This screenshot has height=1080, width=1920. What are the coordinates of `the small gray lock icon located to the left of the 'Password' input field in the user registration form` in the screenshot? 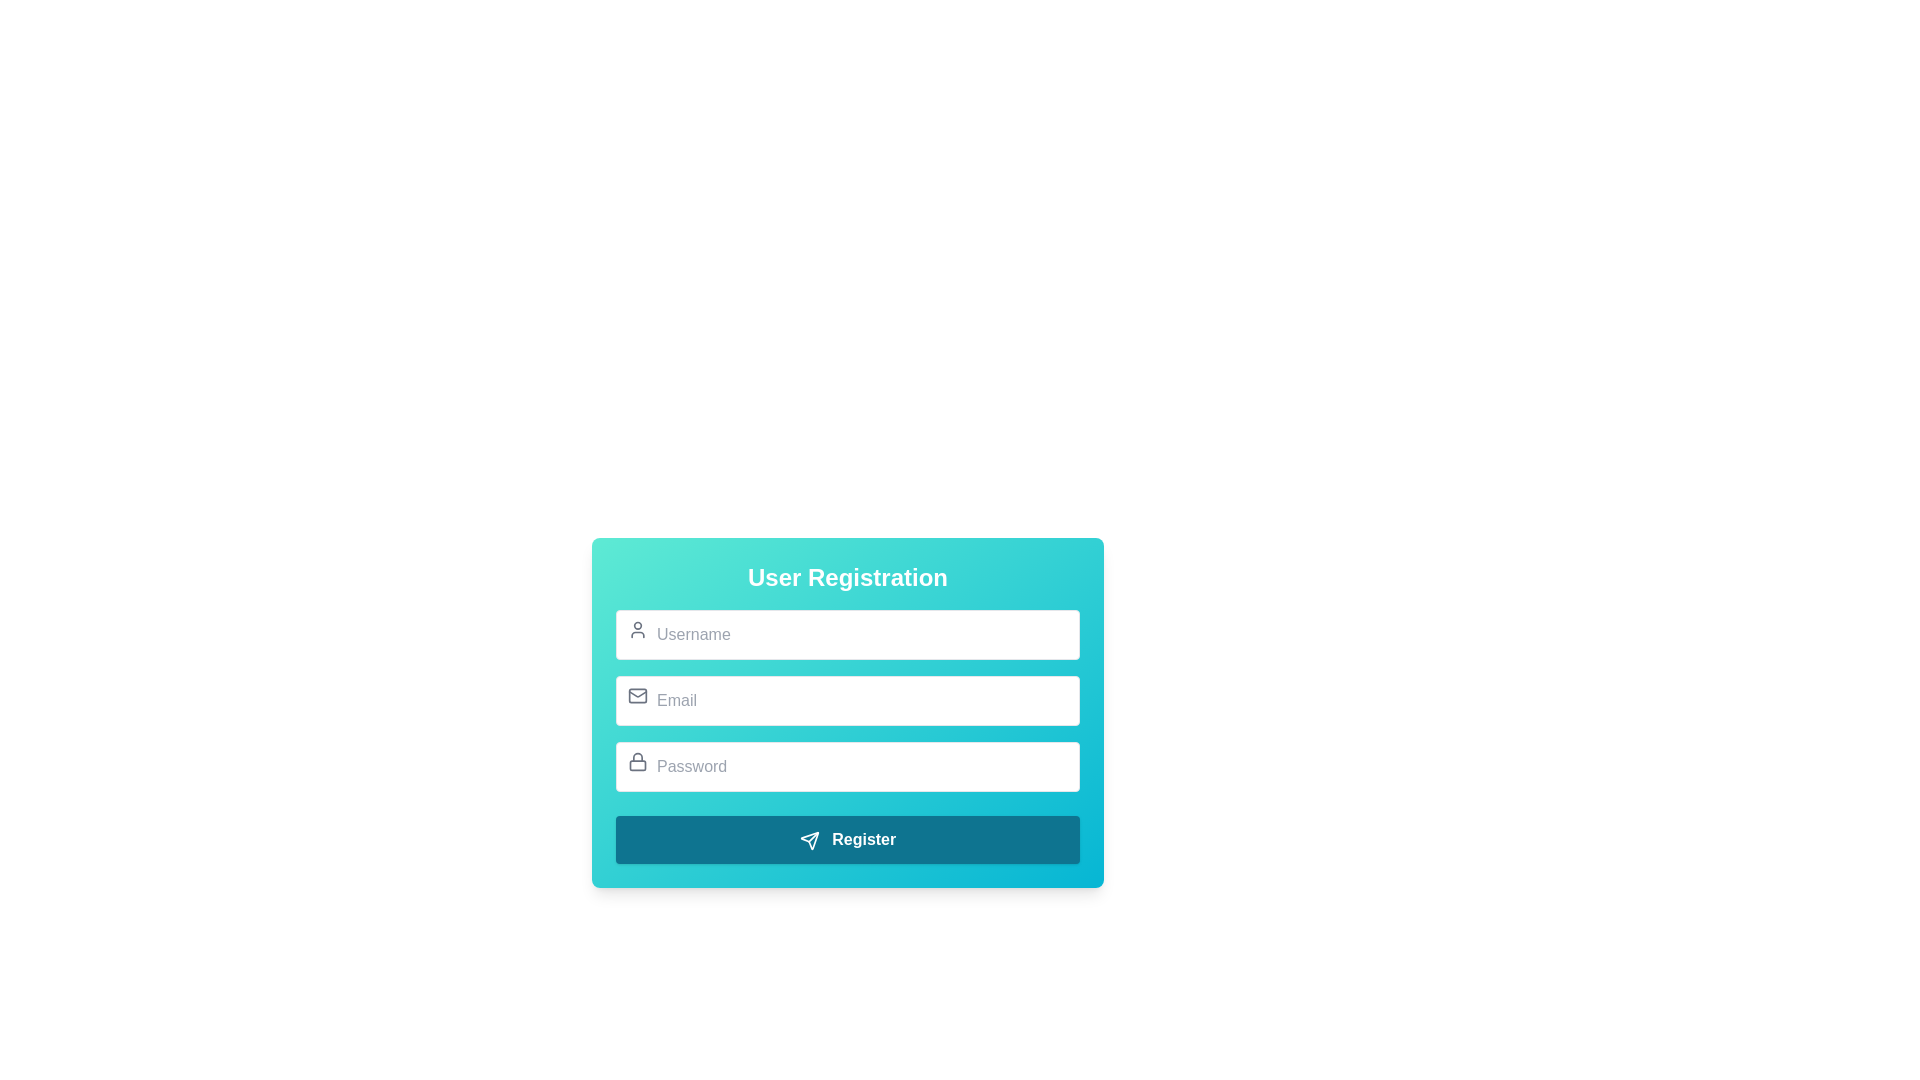 It's located at (637, 762).